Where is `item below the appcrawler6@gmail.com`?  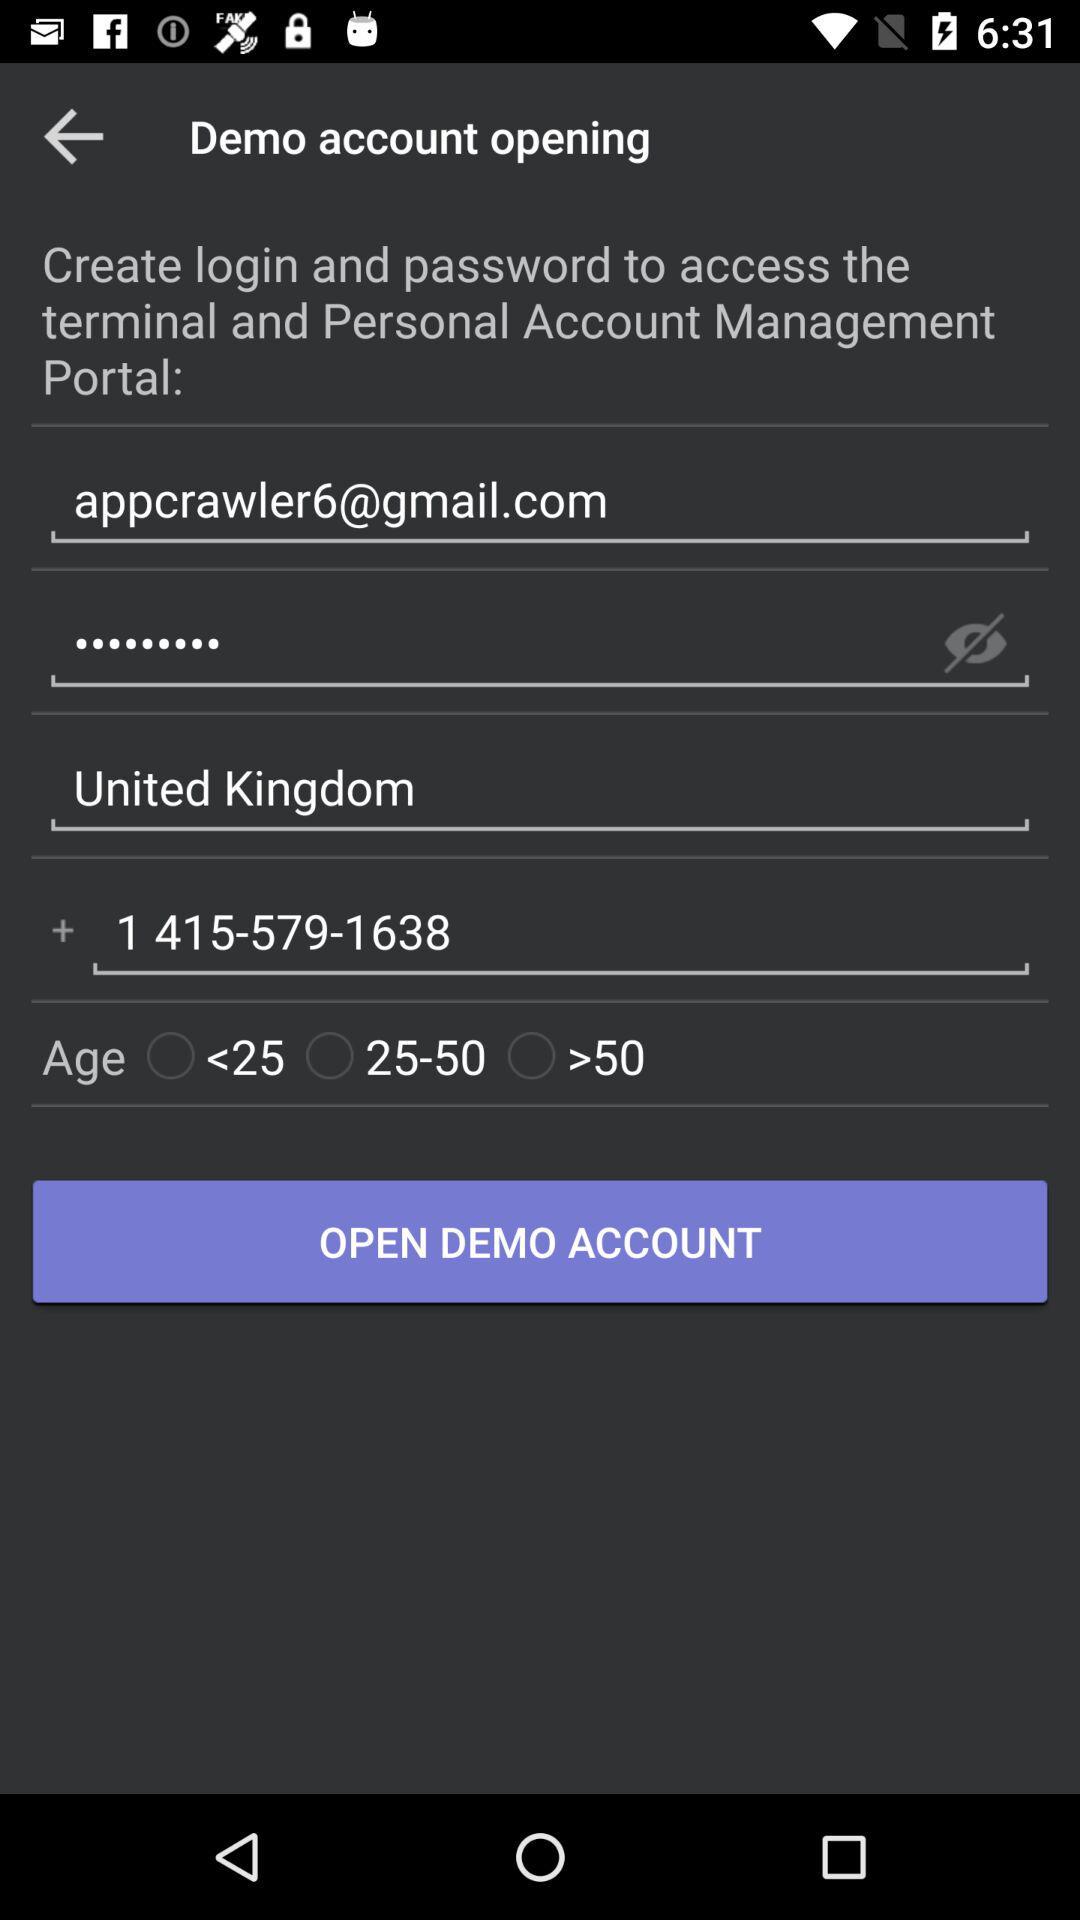 item below the appcrawler6@gmail.com is located at coordinates (974, 643).